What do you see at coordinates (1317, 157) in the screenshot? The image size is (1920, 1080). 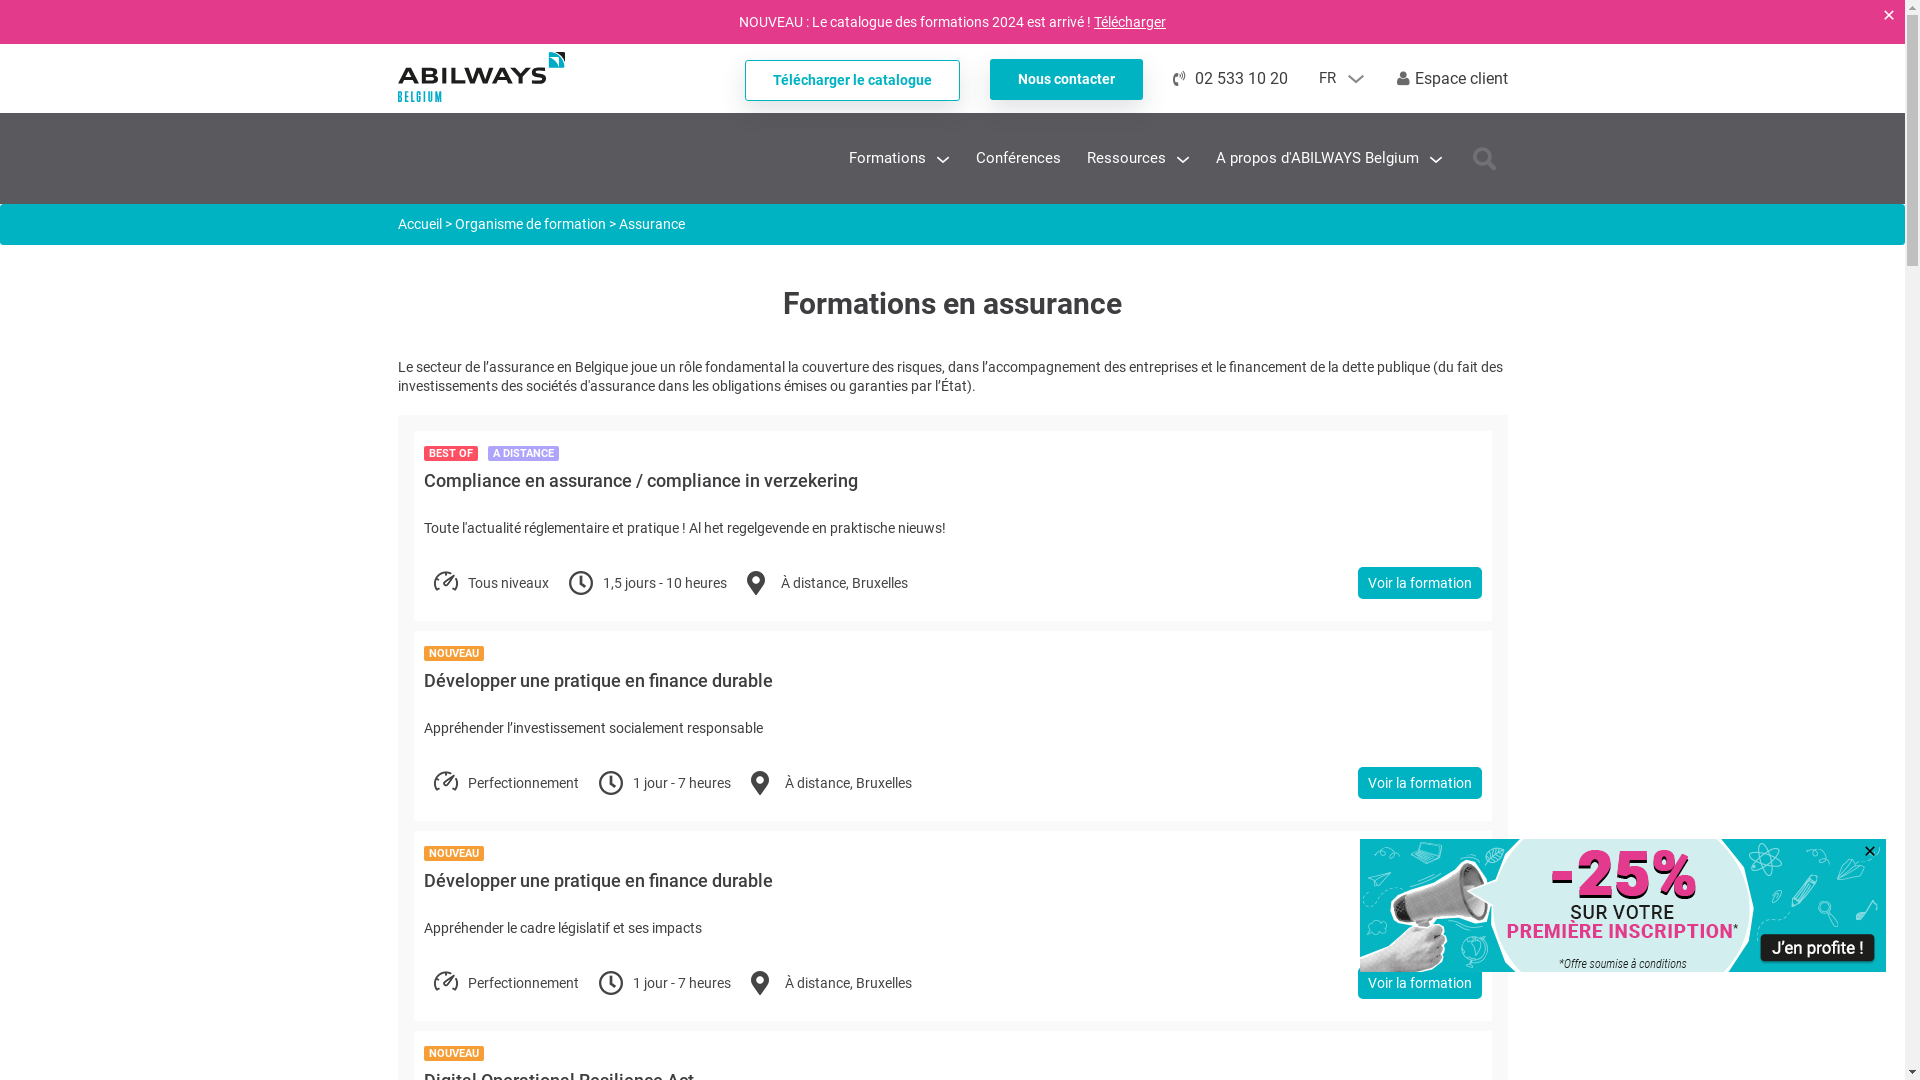 I see `'A propos d'ABILWAYS Belgium'` at bounding box center [1317, 157].